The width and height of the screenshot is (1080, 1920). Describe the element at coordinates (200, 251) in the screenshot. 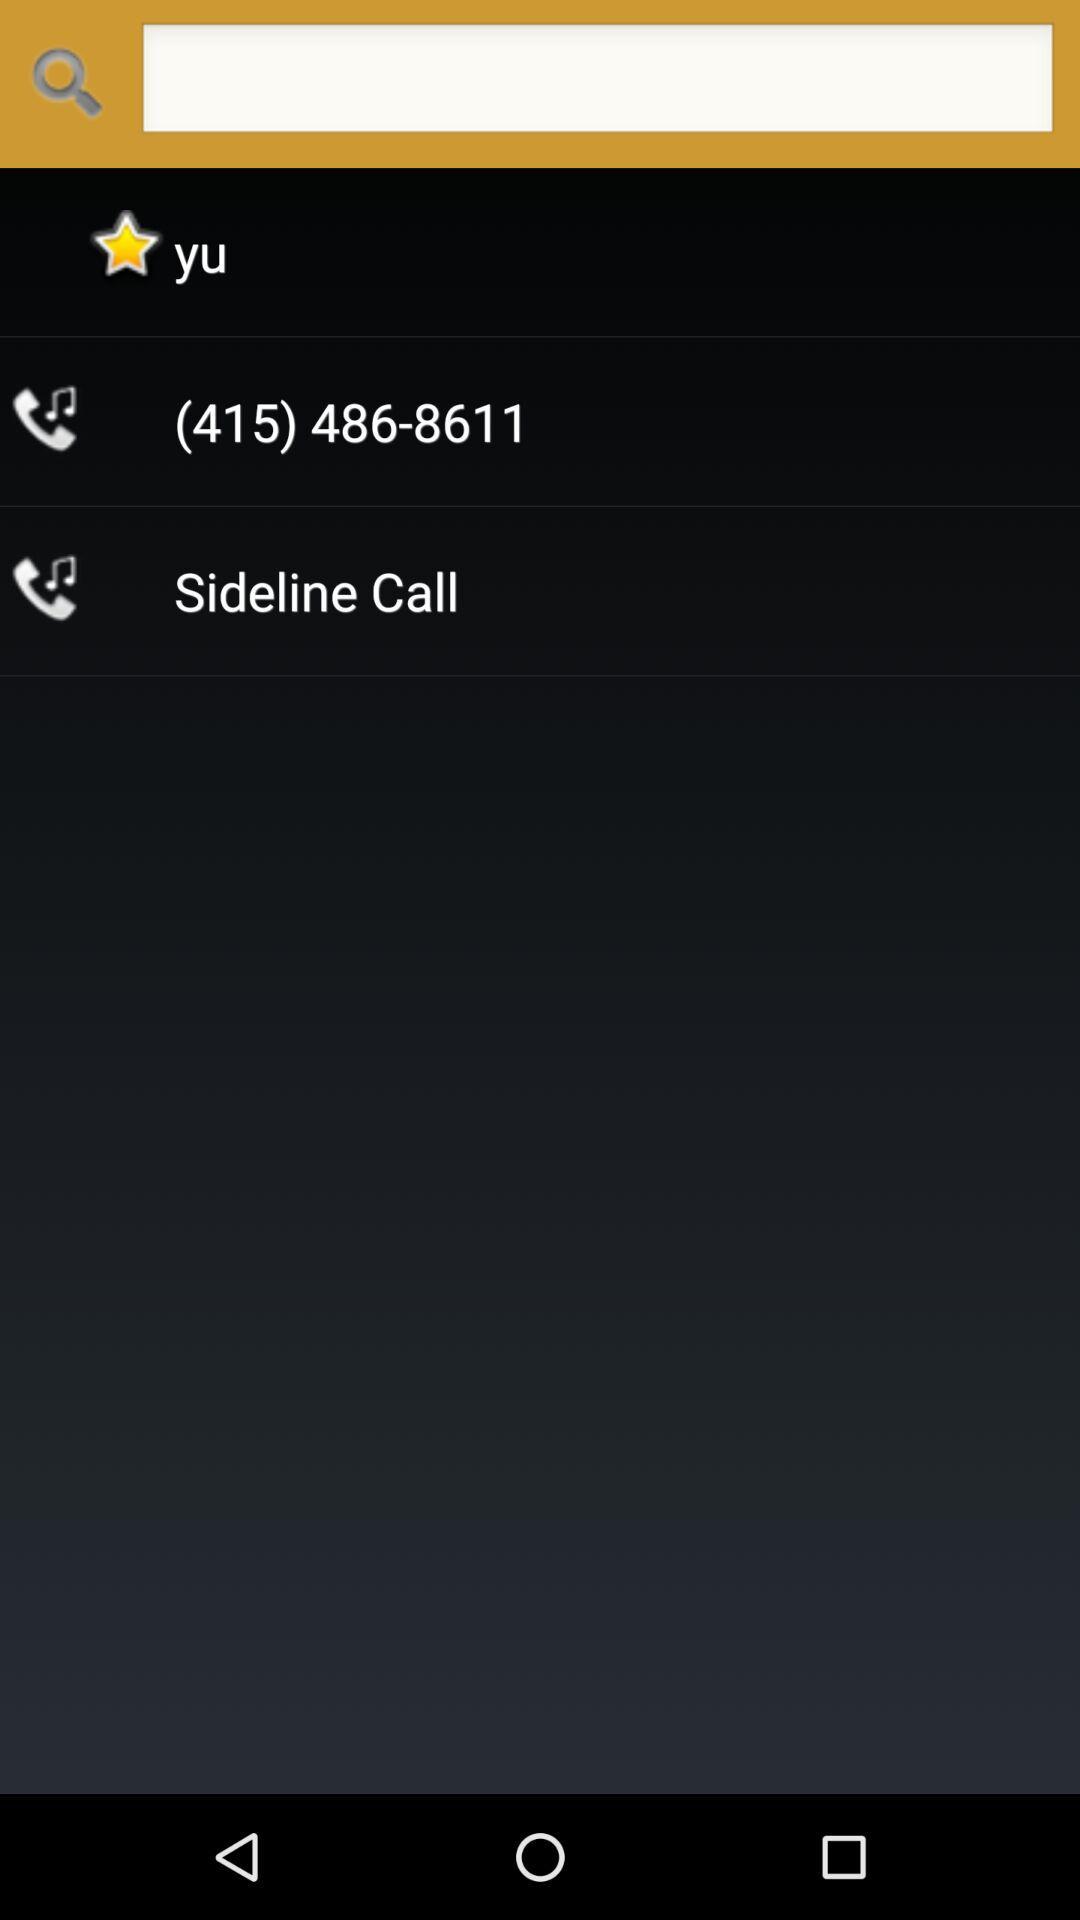

I see `the yu` at that location.